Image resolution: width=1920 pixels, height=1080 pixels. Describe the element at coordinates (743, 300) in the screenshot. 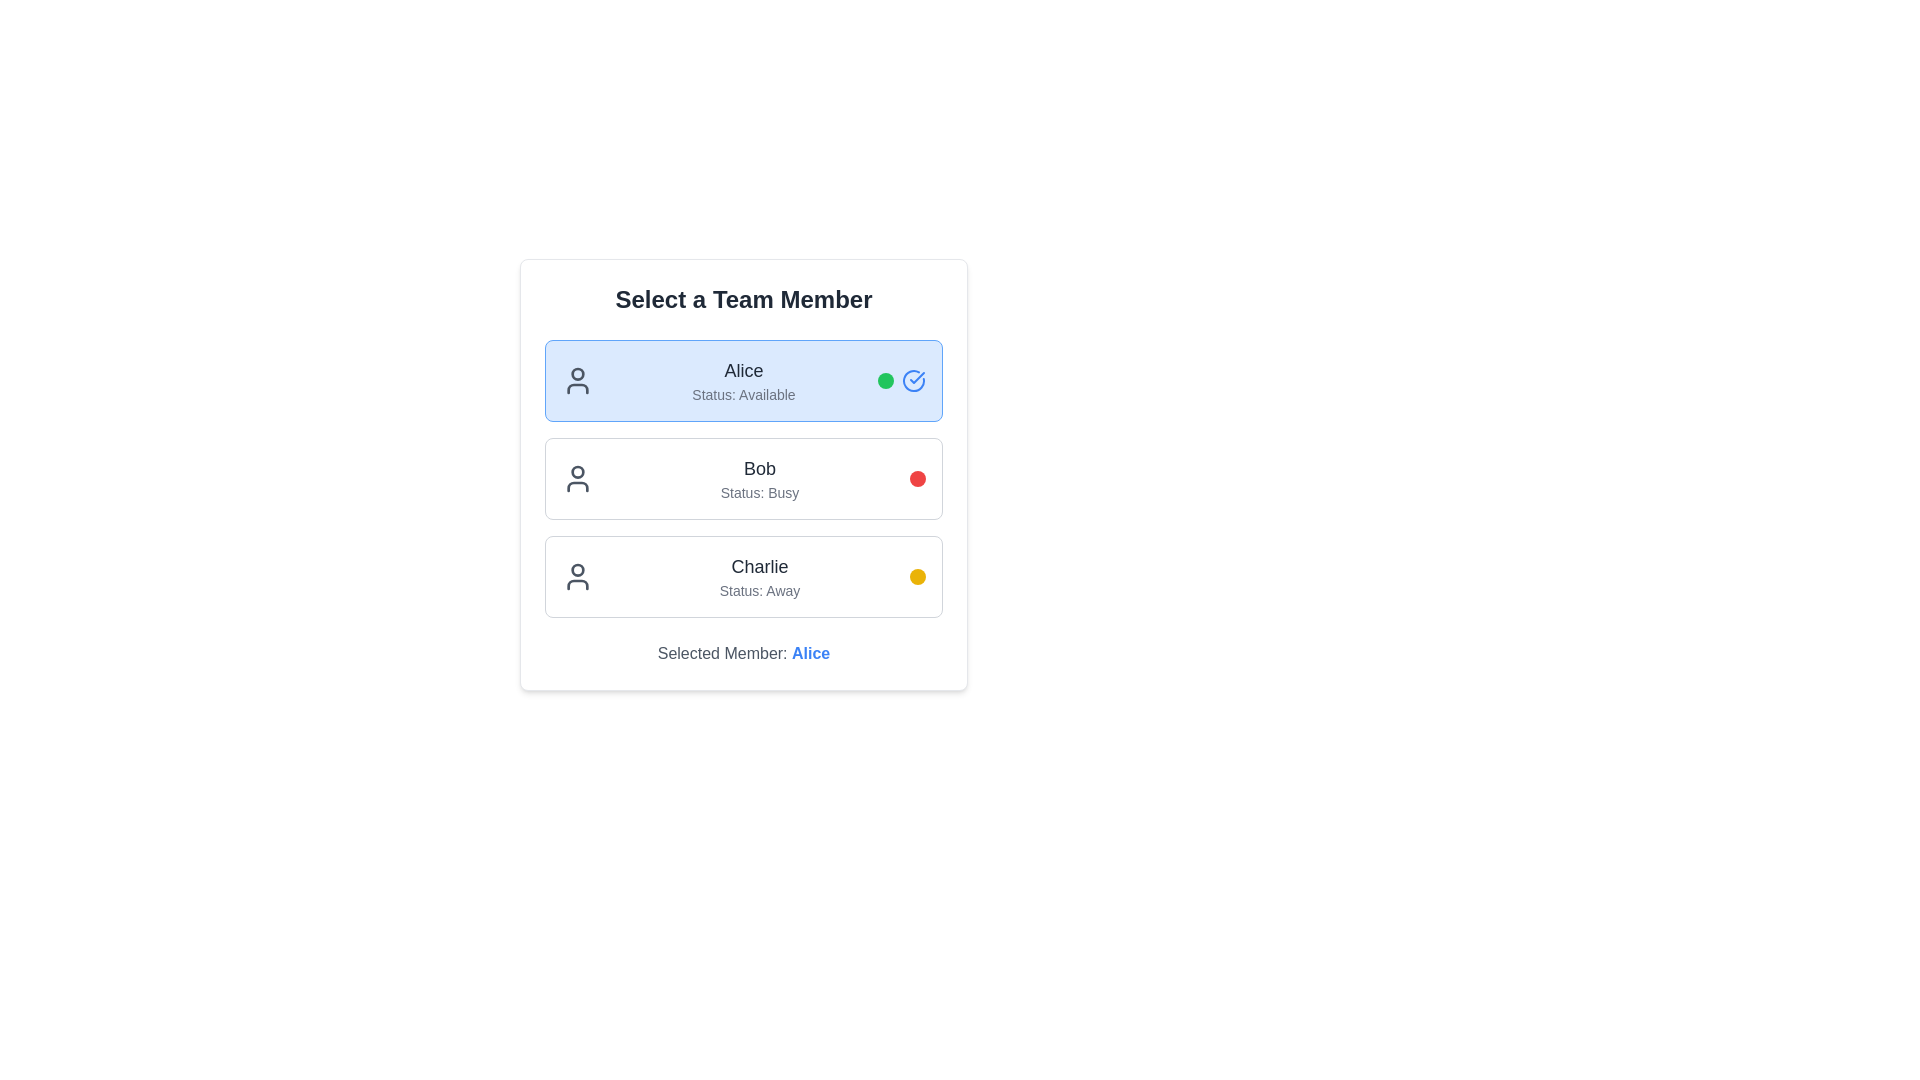

I see `the Static text header that introduces the purpose of the section for choosing a team member` at that location.